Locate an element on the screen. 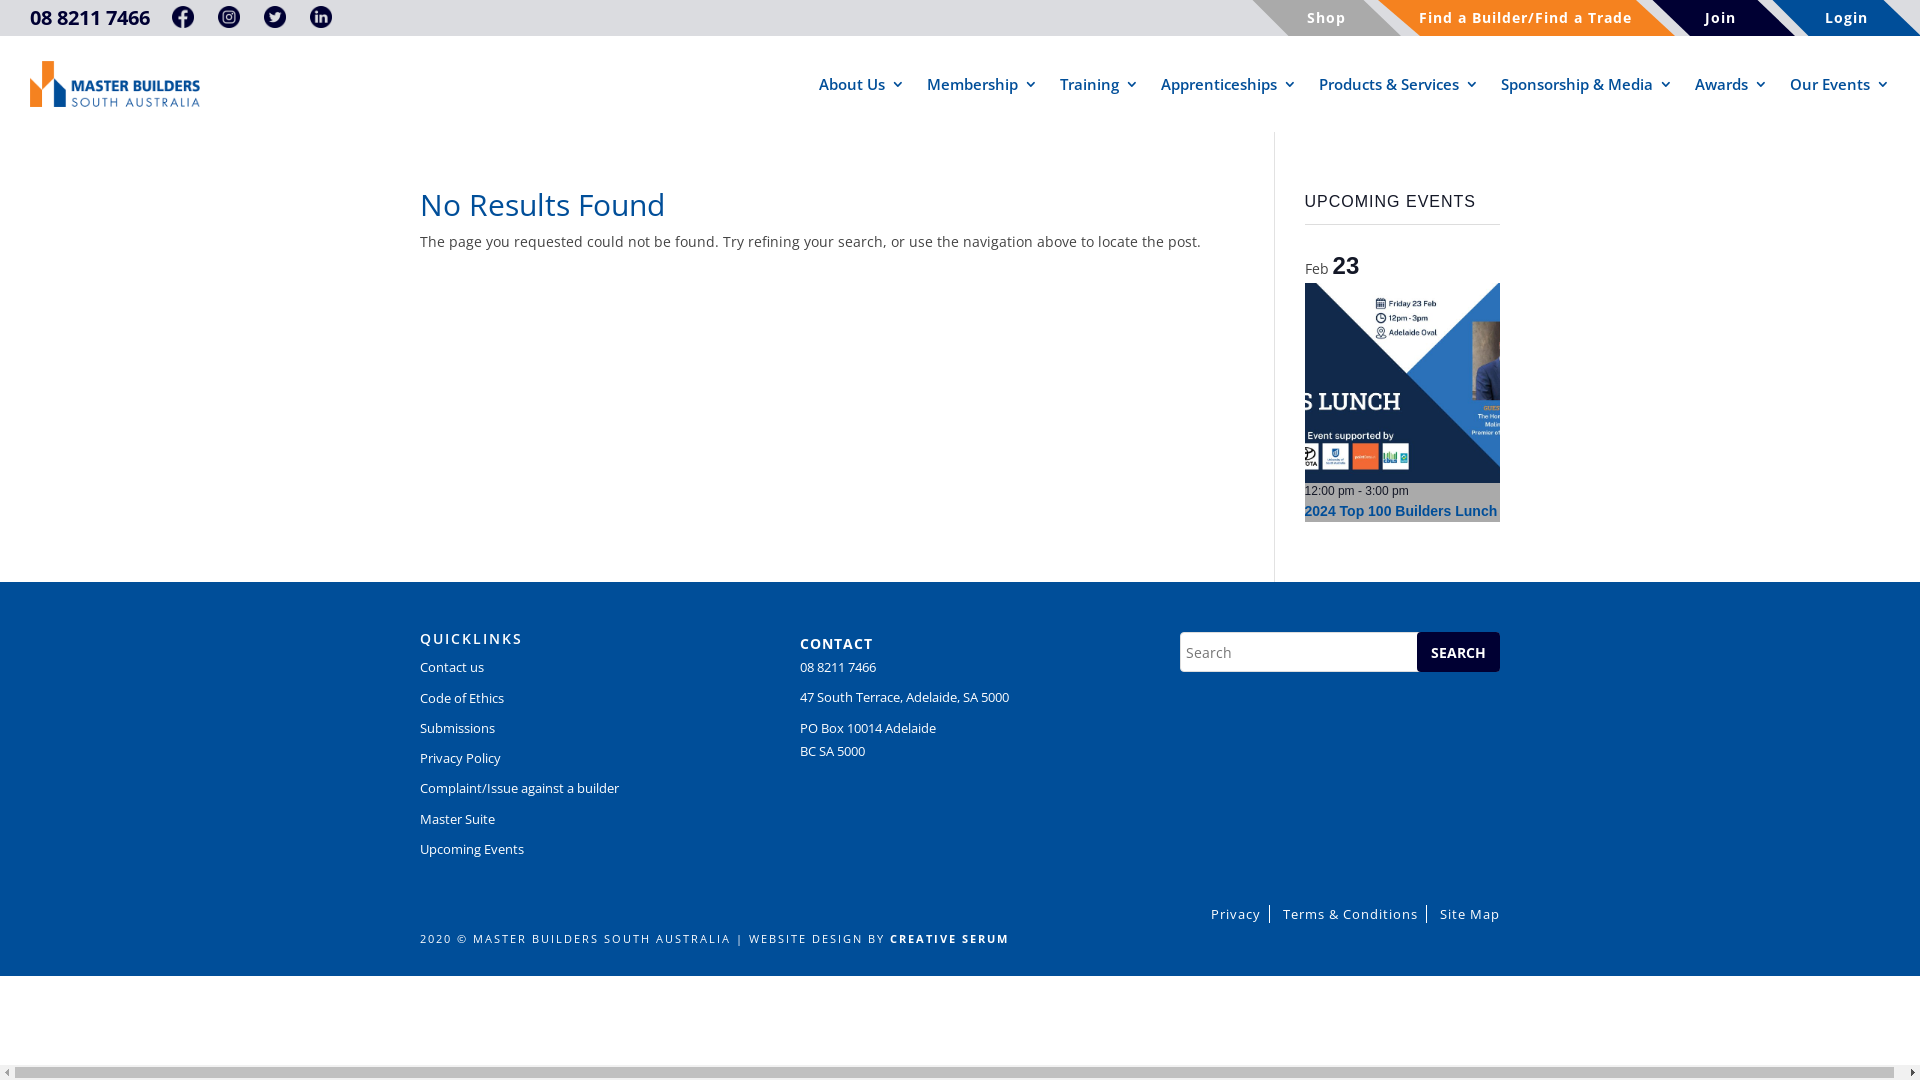 This screenshot has width=1920, height=1080. 'Terms & Conditions' is located at coordinates (1350, 914).